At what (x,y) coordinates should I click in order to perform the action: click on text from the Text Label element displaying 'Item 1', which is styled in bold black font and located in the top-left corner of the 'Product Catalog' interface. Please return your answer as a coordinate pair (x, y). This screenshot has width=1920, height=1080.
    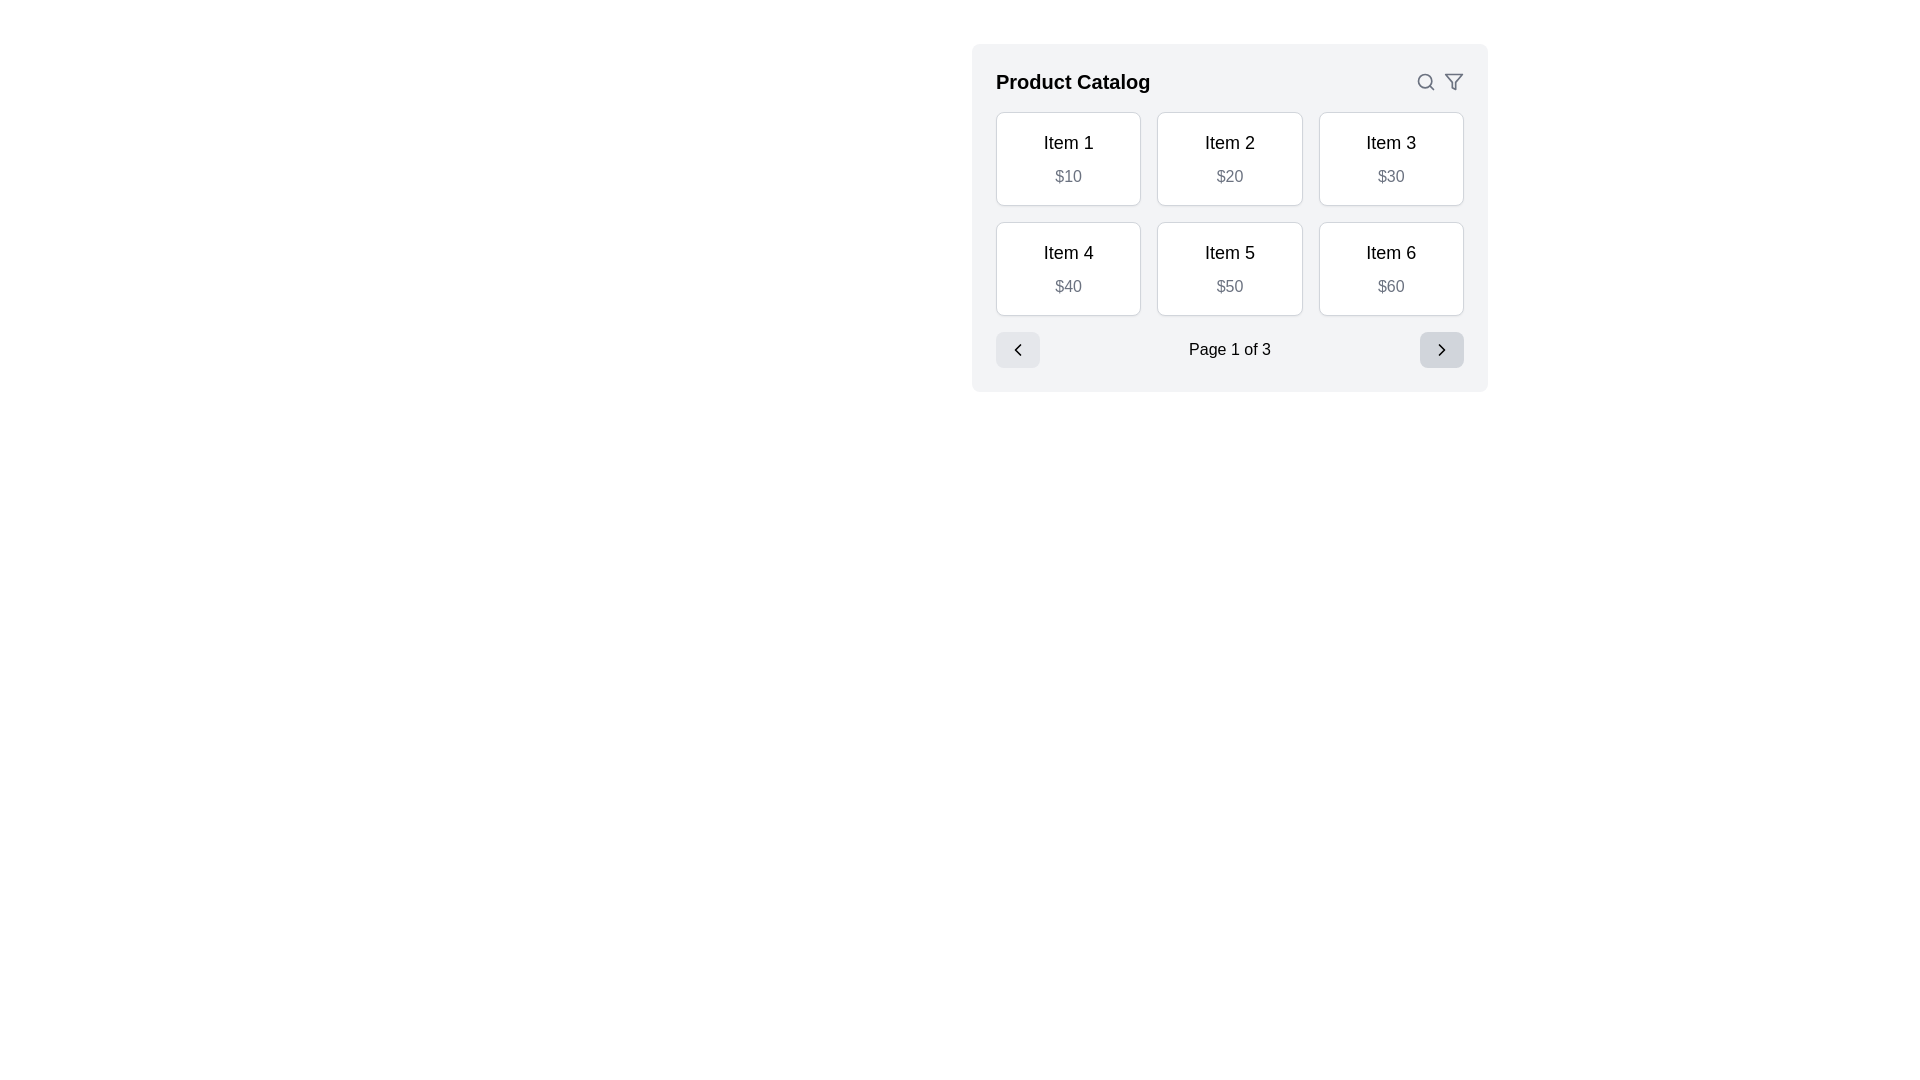
    Looking at the image, I should click on (1067, 141).